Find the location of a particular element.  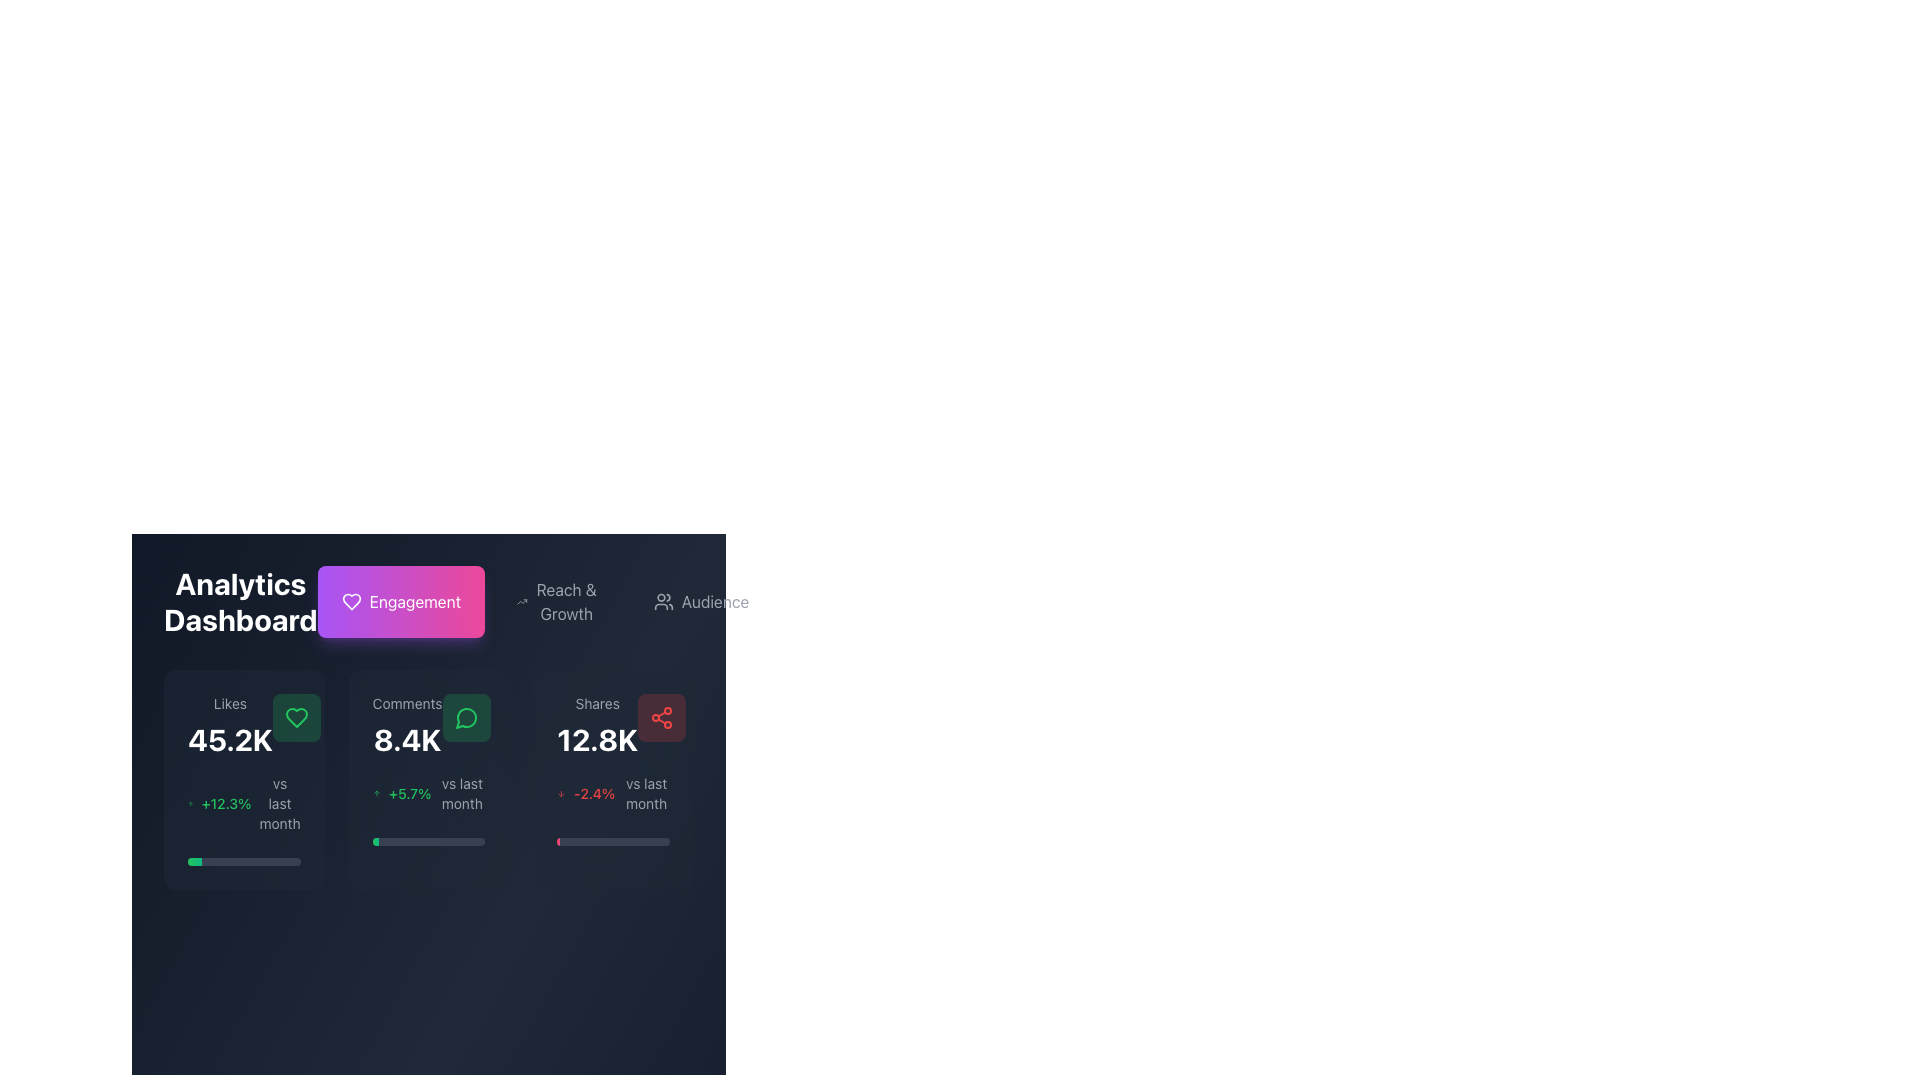

the Progress Bar located at the bottom of the 'Comments' section, below the numeric value '8.4K' and the growth rate '+5.7% vs last month' is located at coordinates (427, 841).